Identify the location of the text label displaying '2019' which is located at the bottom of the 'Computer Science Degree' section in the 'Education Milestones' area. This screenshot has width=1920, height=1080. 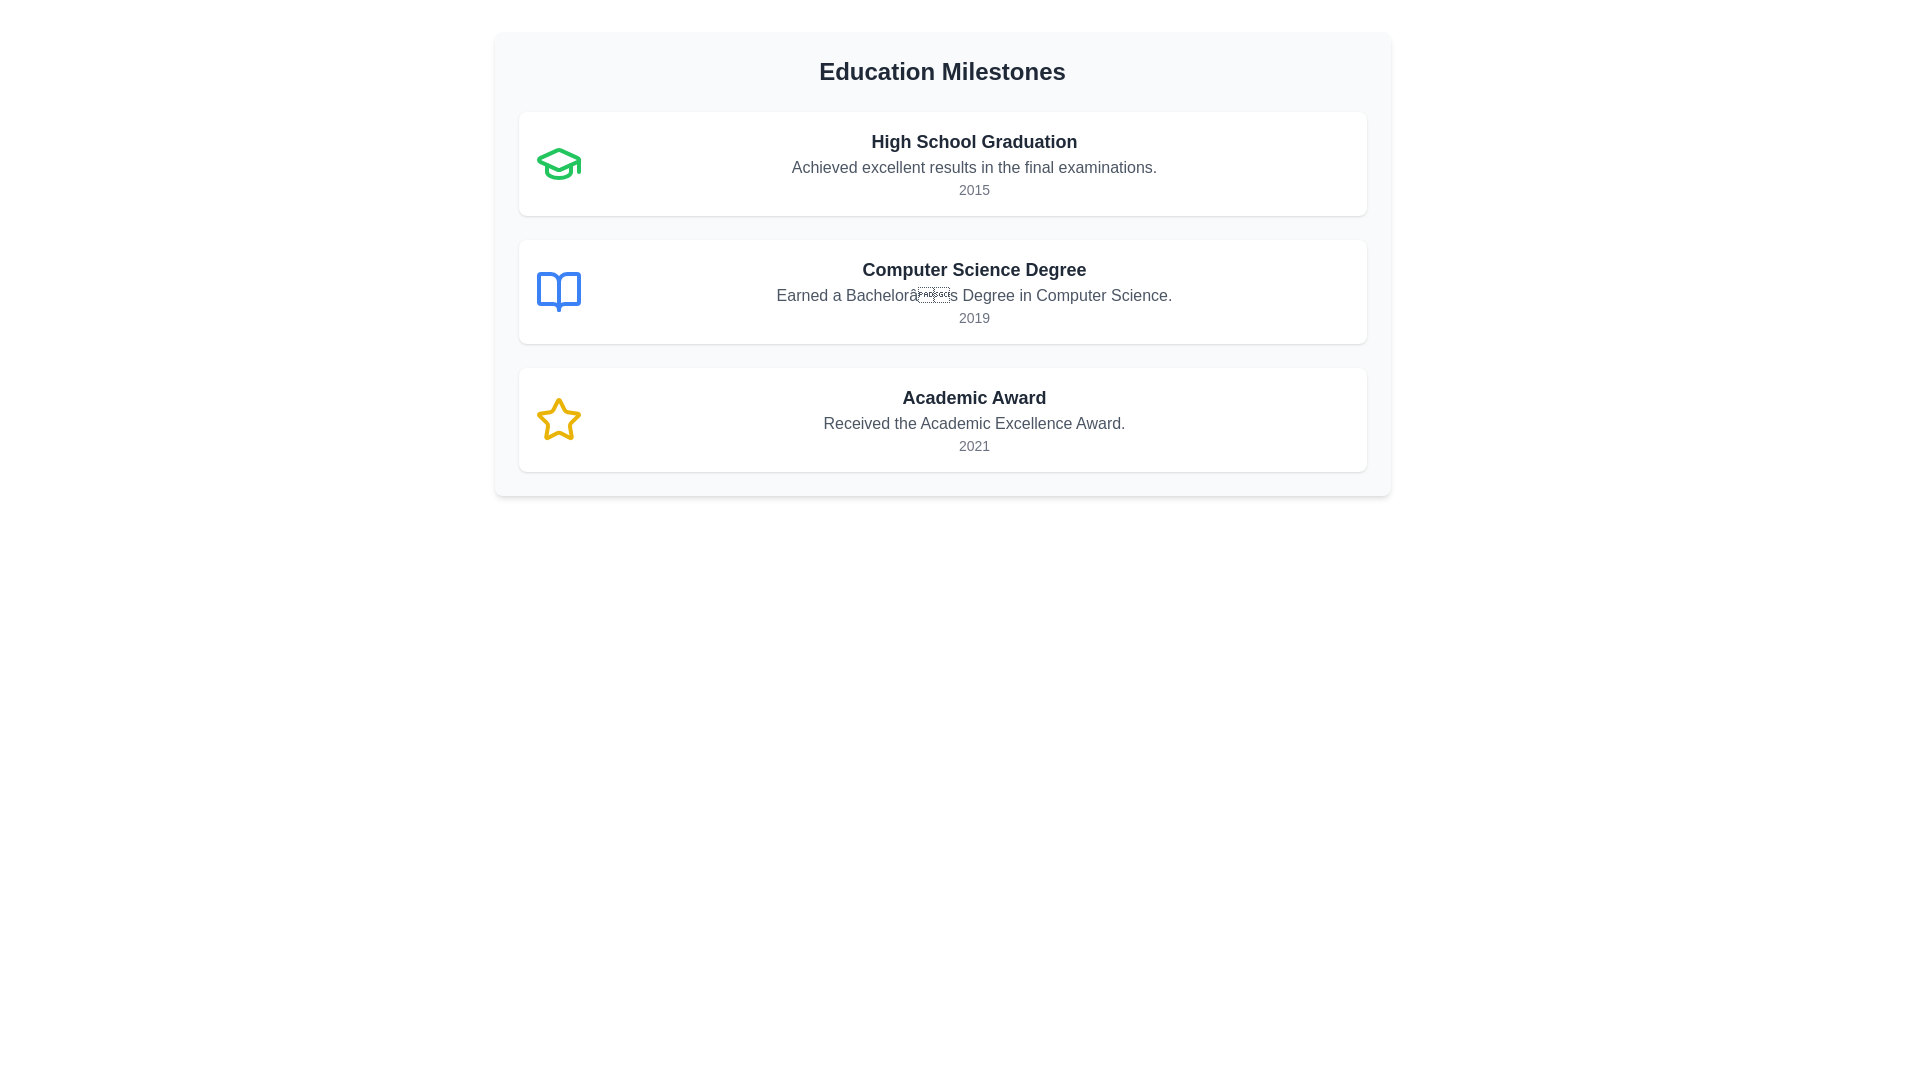
(974, 316).